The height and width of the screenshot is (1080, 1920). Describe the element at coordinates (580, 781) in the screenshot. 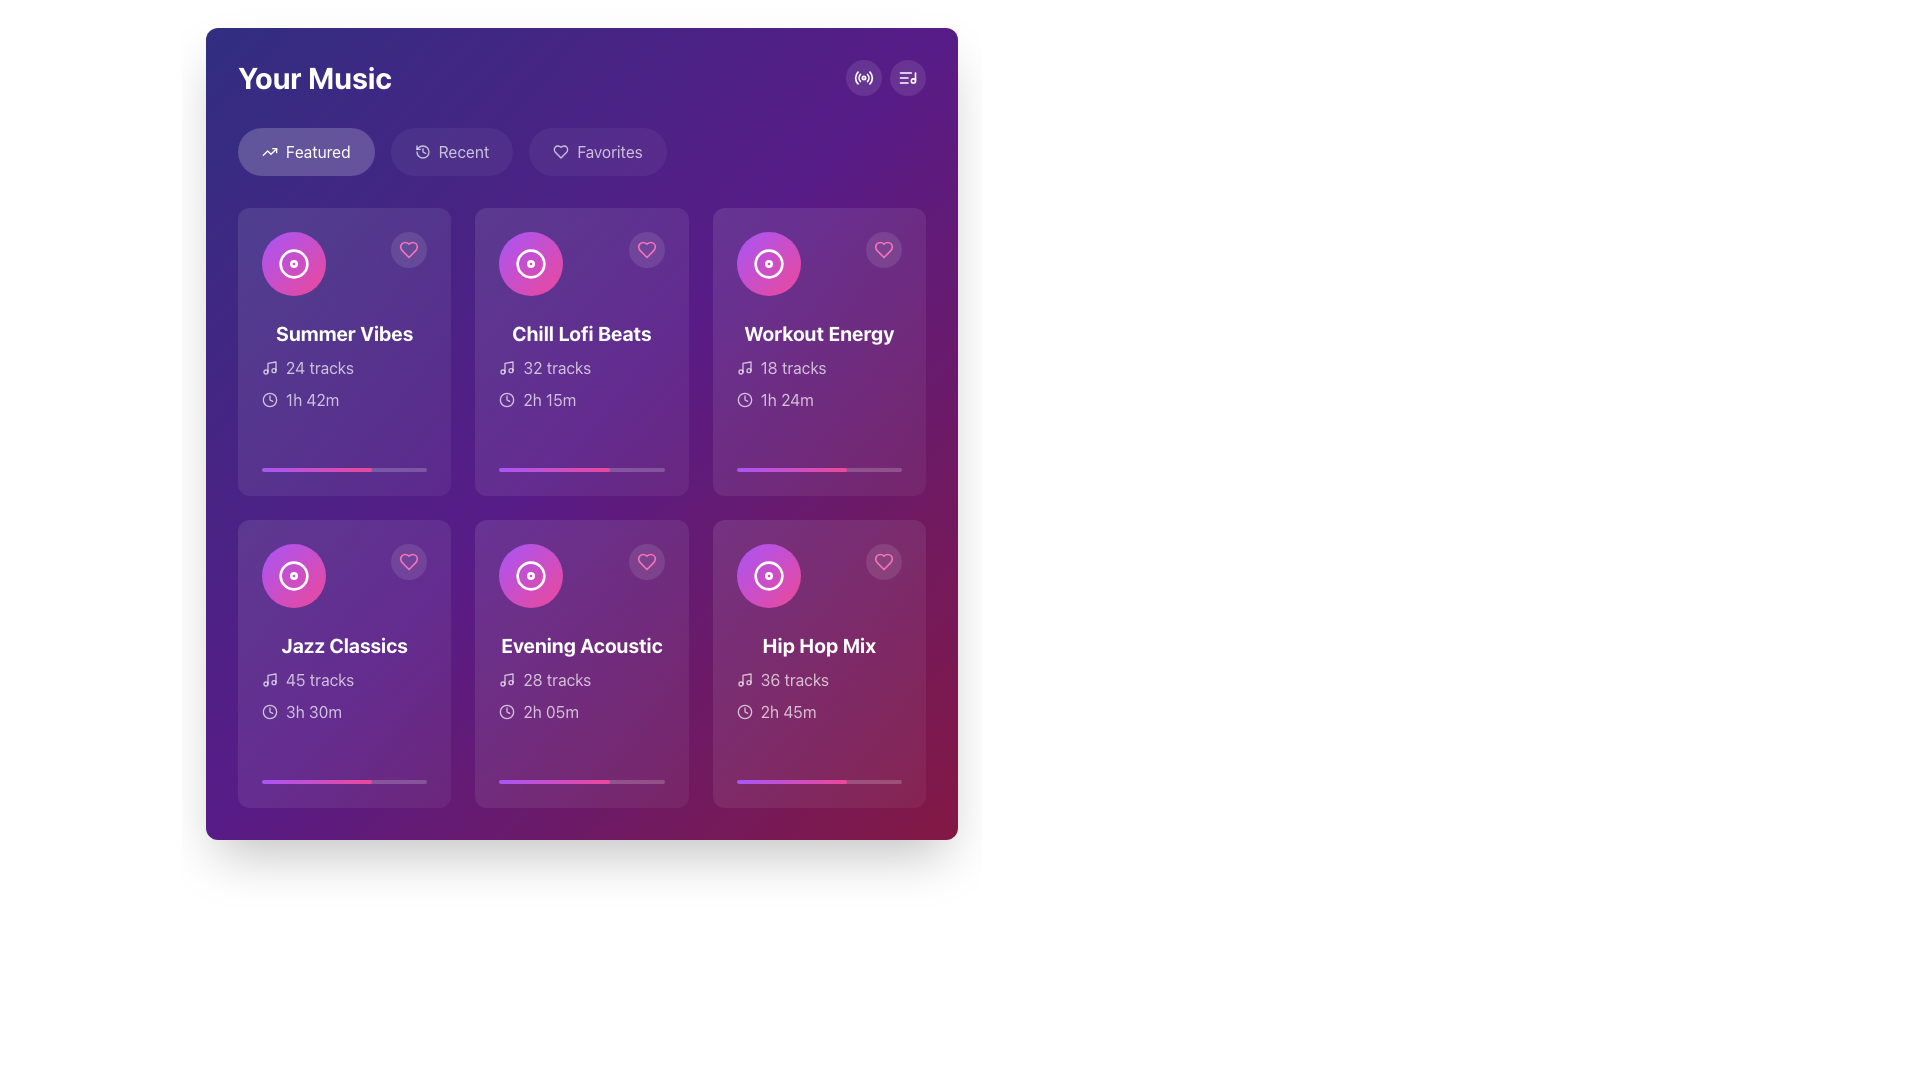

I see `the progress bar representing the completion percentage for the 'Evening Acoustic' playlist, located at the bottom of the card in the 'Your Music' section` at that location.